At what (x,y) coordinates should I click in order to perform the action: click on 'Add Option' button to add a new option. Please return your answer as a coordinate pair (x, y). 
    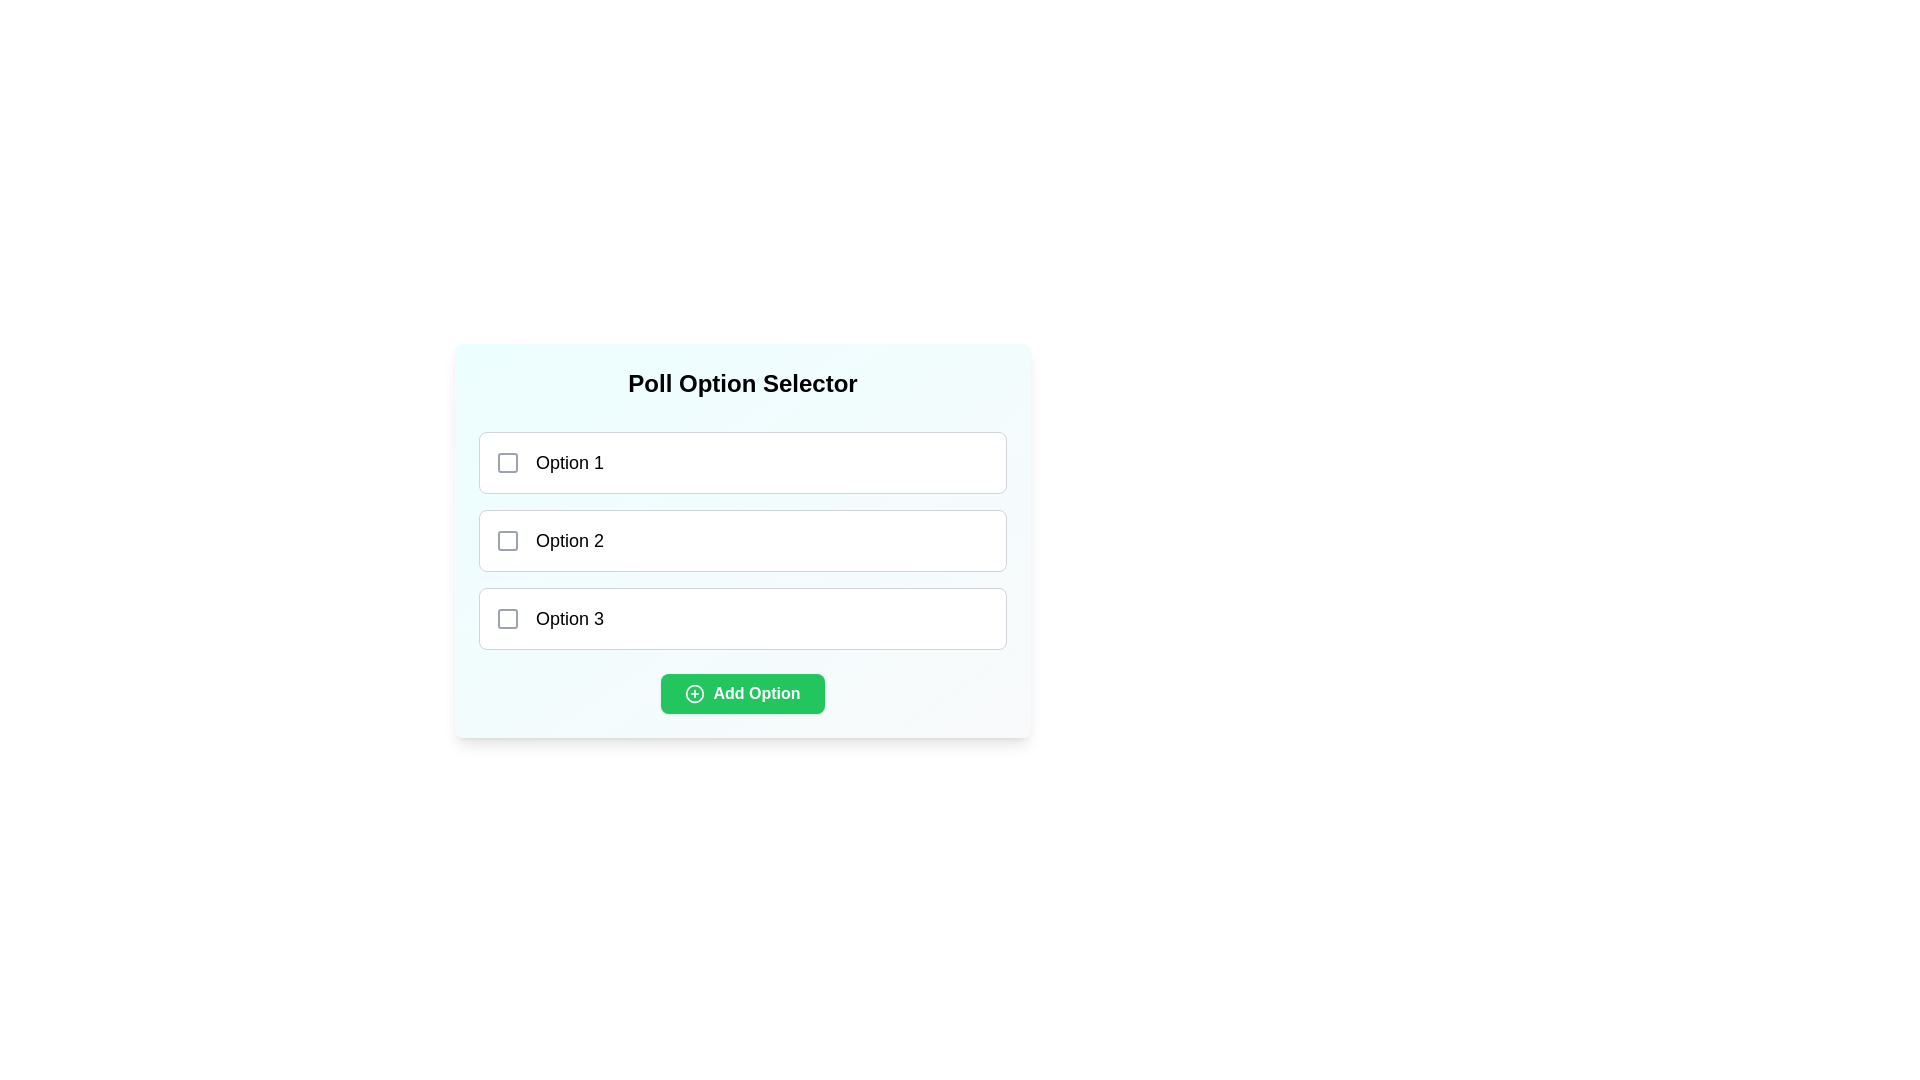
    Looking at the image, I should click on (742, 693).